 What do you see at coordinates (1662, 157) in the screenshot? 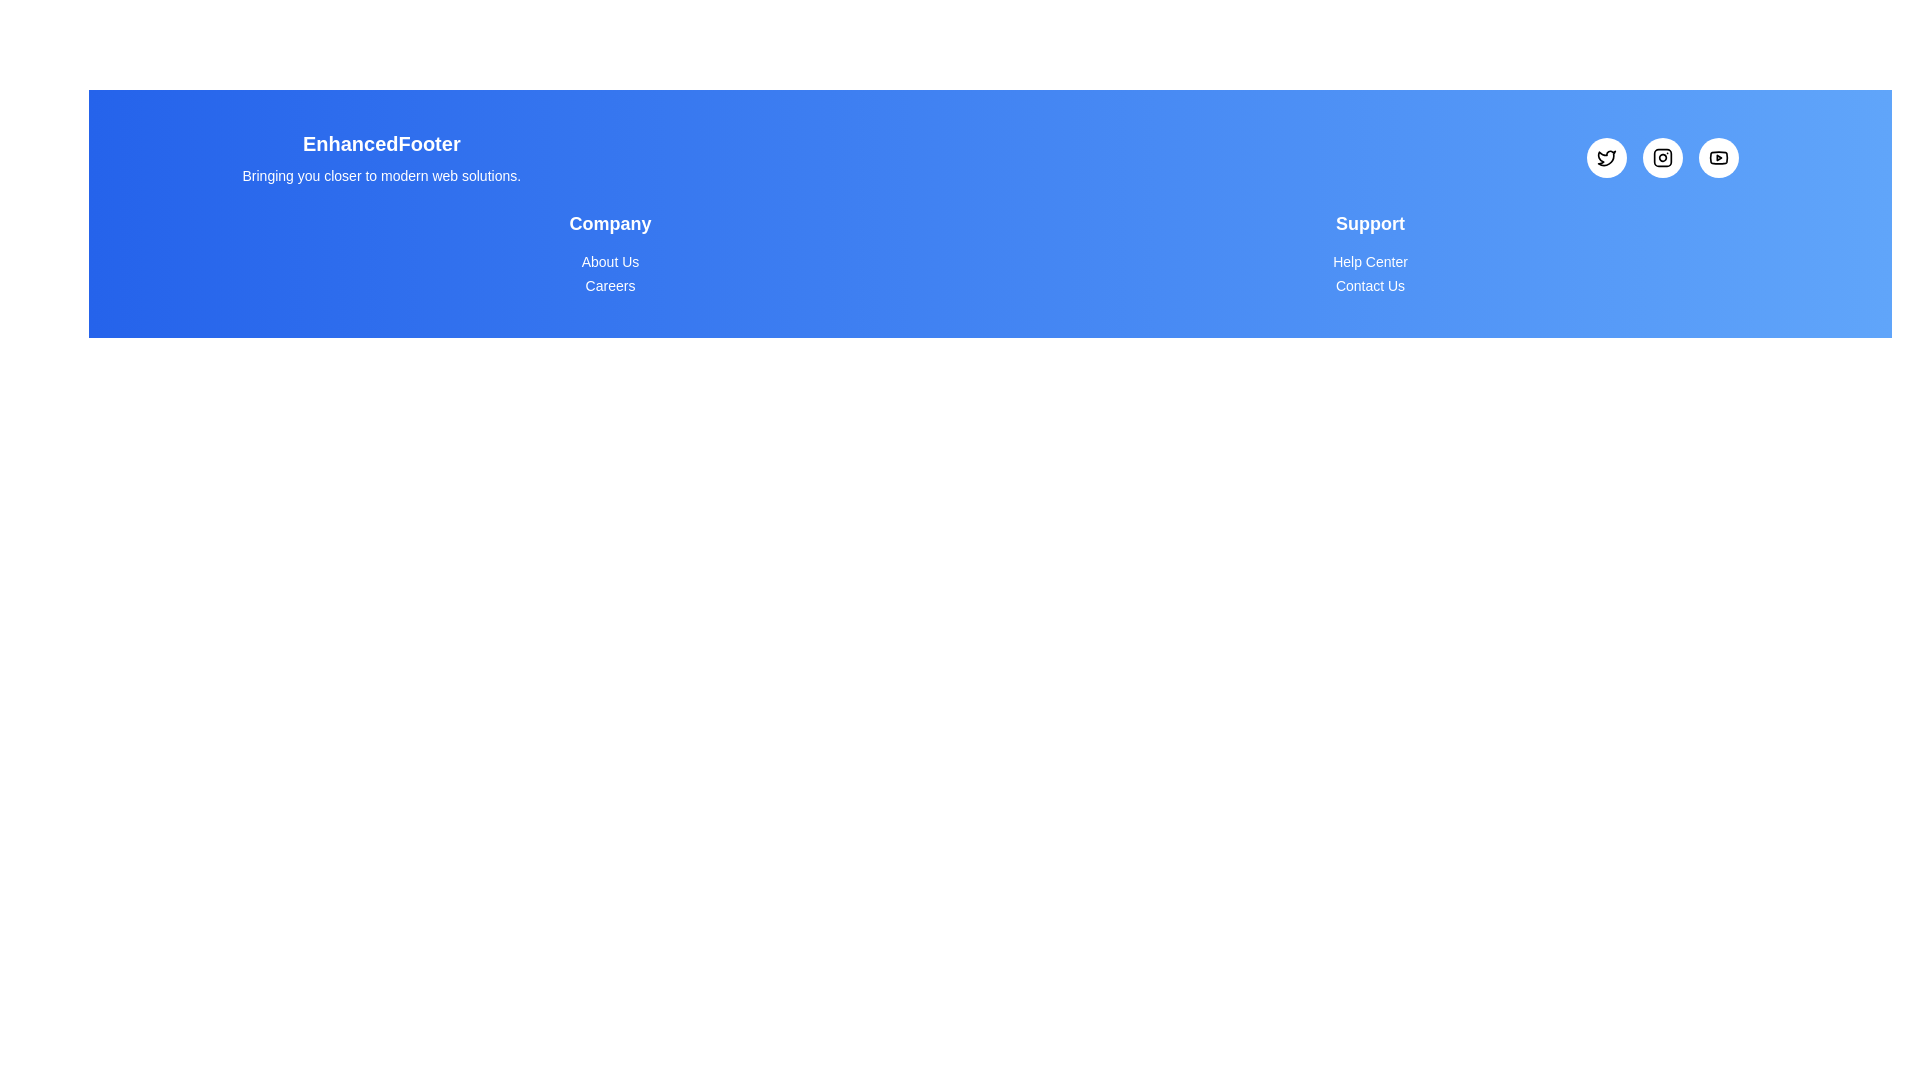
I see `the circular button in the footer section that links to the Instagram page` at bounding box center [1662, 157].